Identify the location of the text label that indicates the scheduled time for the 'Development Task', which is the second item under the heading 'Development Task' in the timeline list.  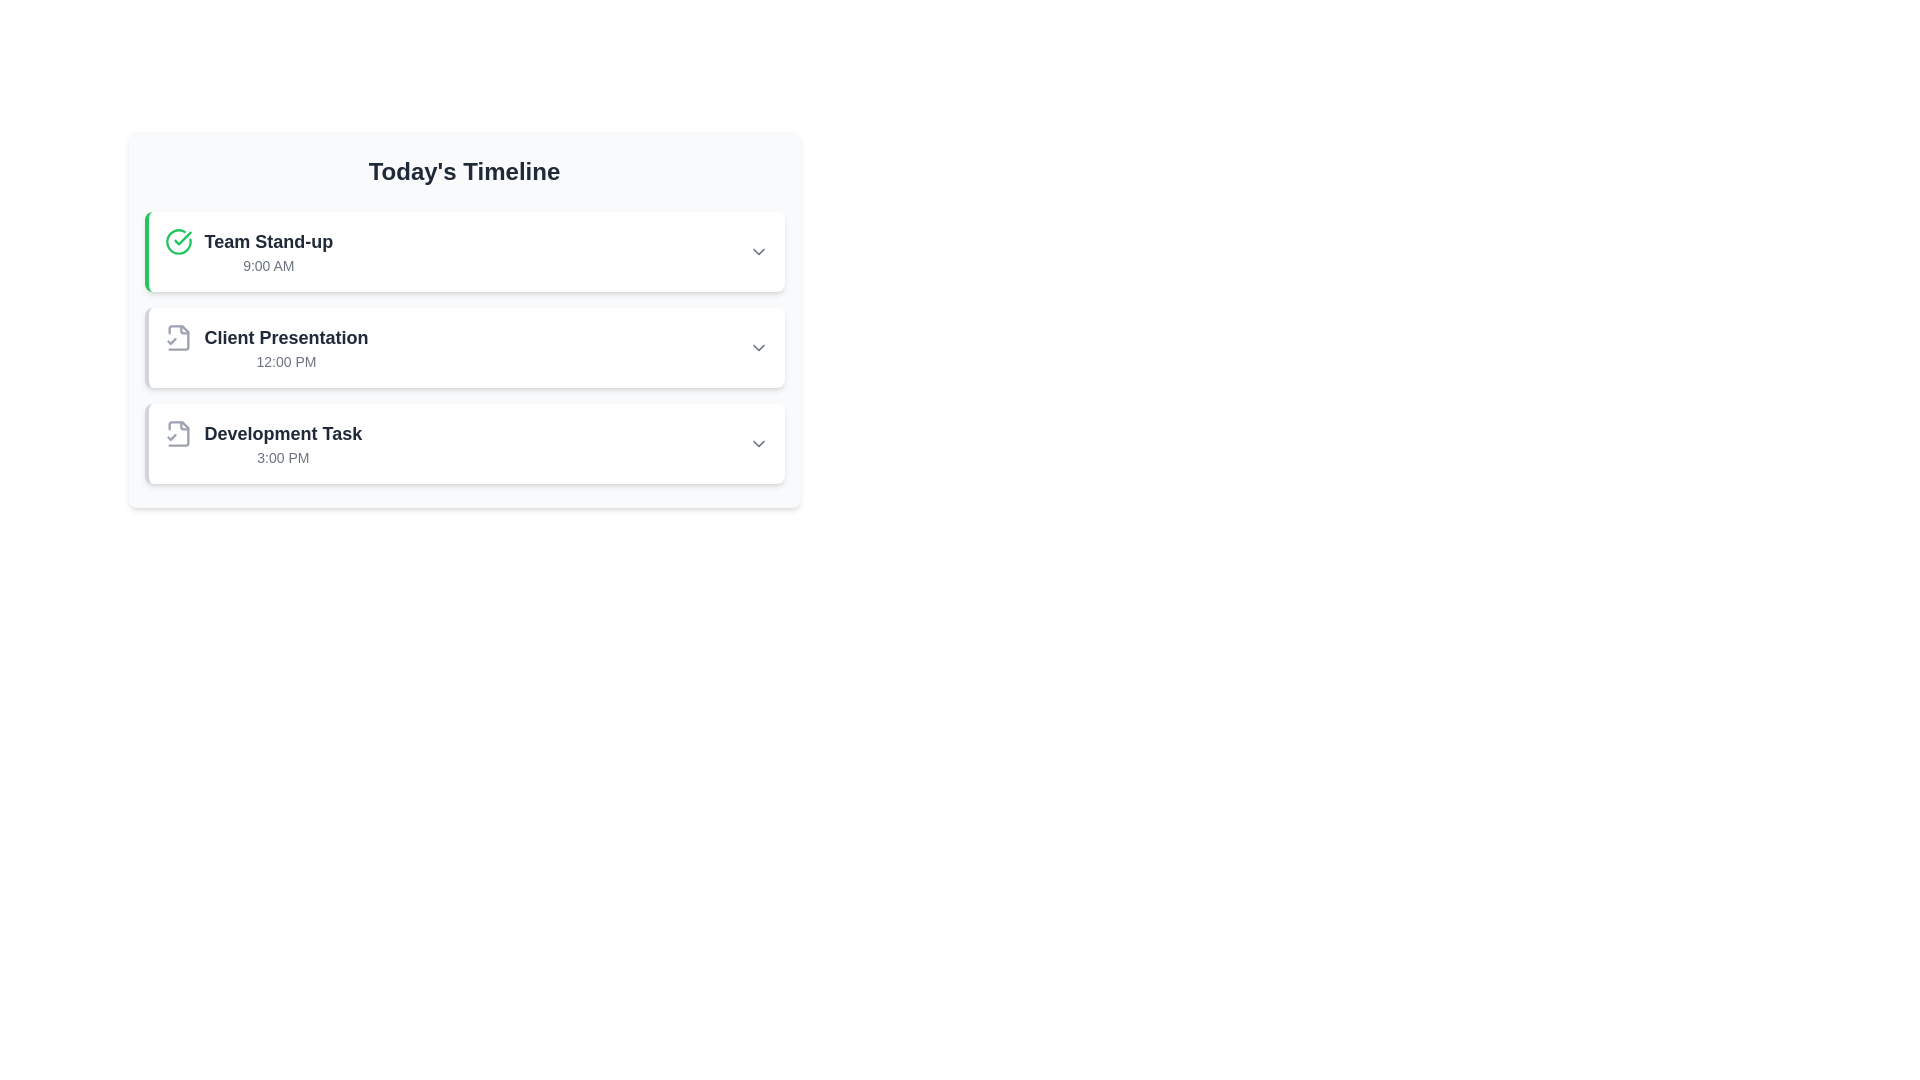
(282, 458).